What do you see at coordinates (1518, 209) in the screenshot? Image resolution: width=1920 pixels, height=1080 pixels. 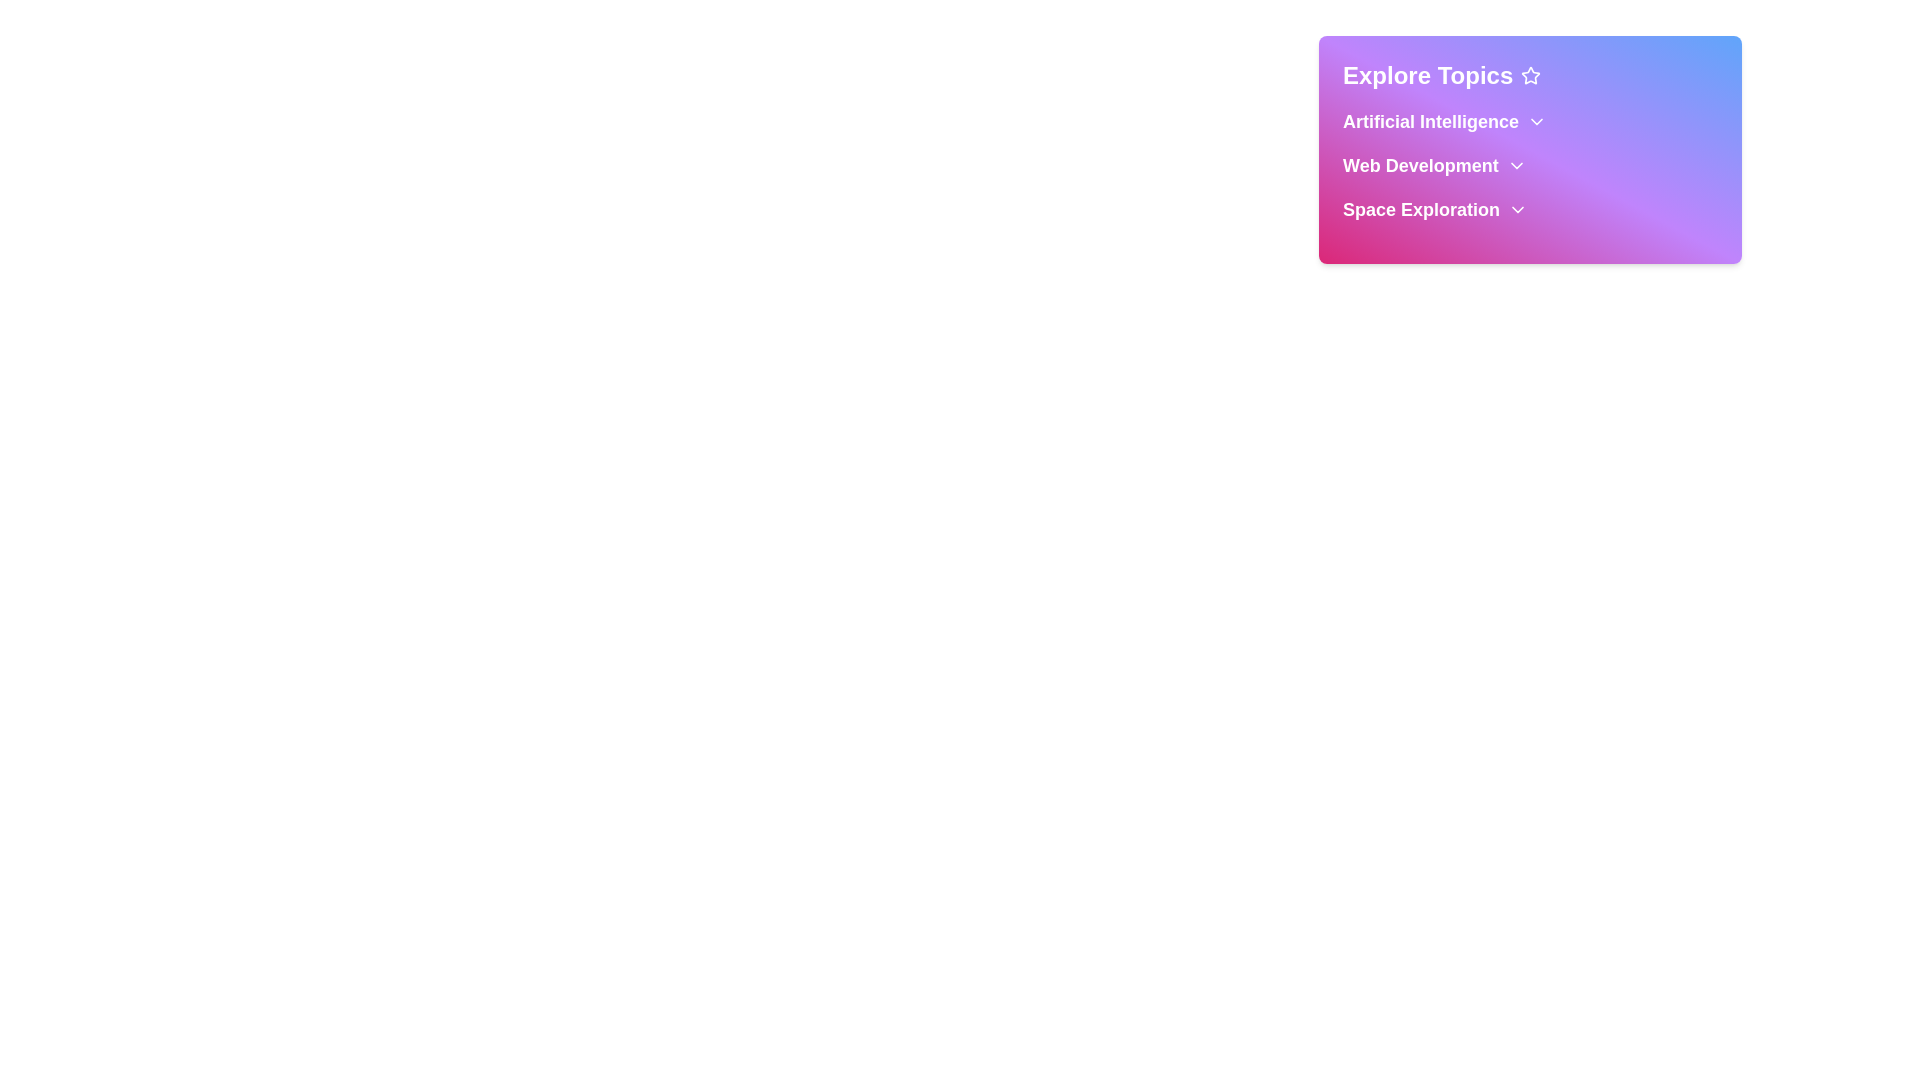 I see `the downward-pointing chevron icon next to the 'Space Exploration' text` at bounding box center [1518, 209].